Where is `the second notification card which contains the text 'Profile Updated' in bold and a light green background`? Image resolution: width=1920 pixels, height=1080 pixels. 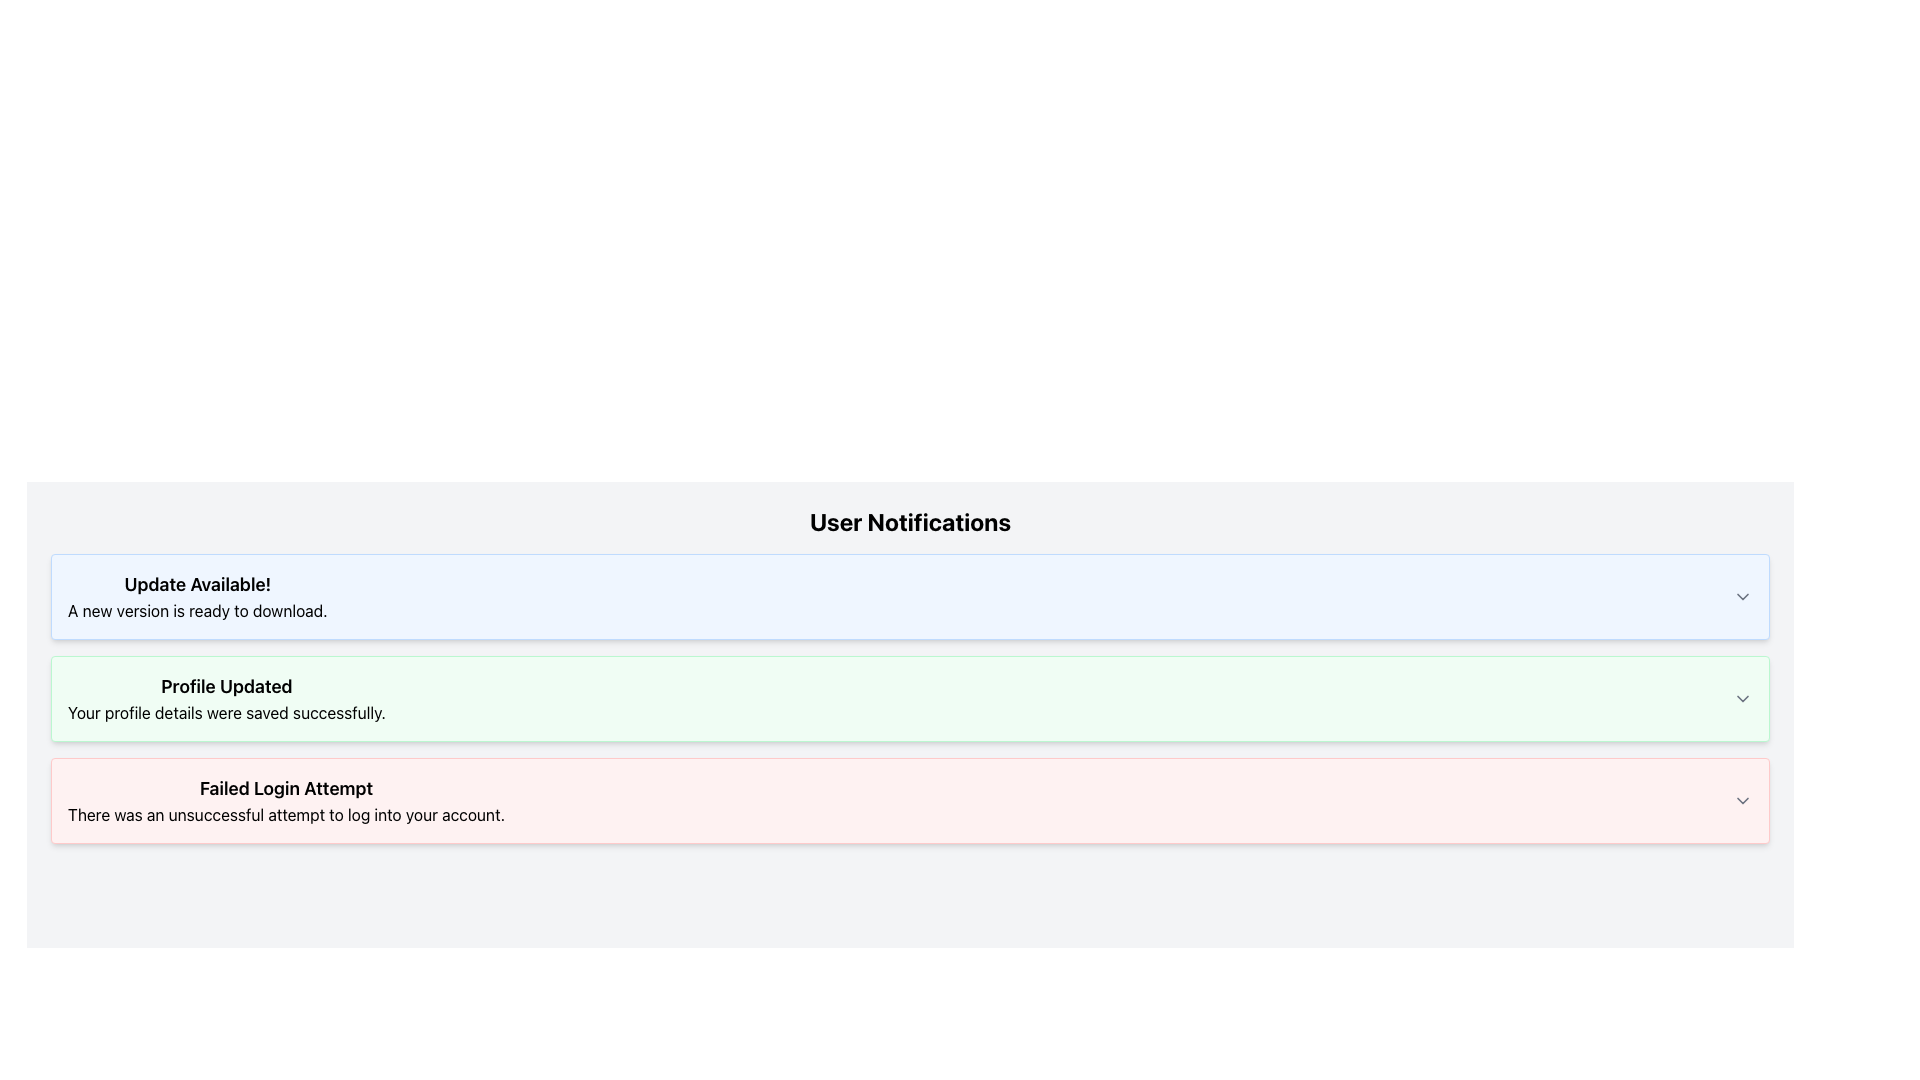 the second notification card which contains the text 'Profile Updated' in bold and a light green background is located at coordinates (226, 697).